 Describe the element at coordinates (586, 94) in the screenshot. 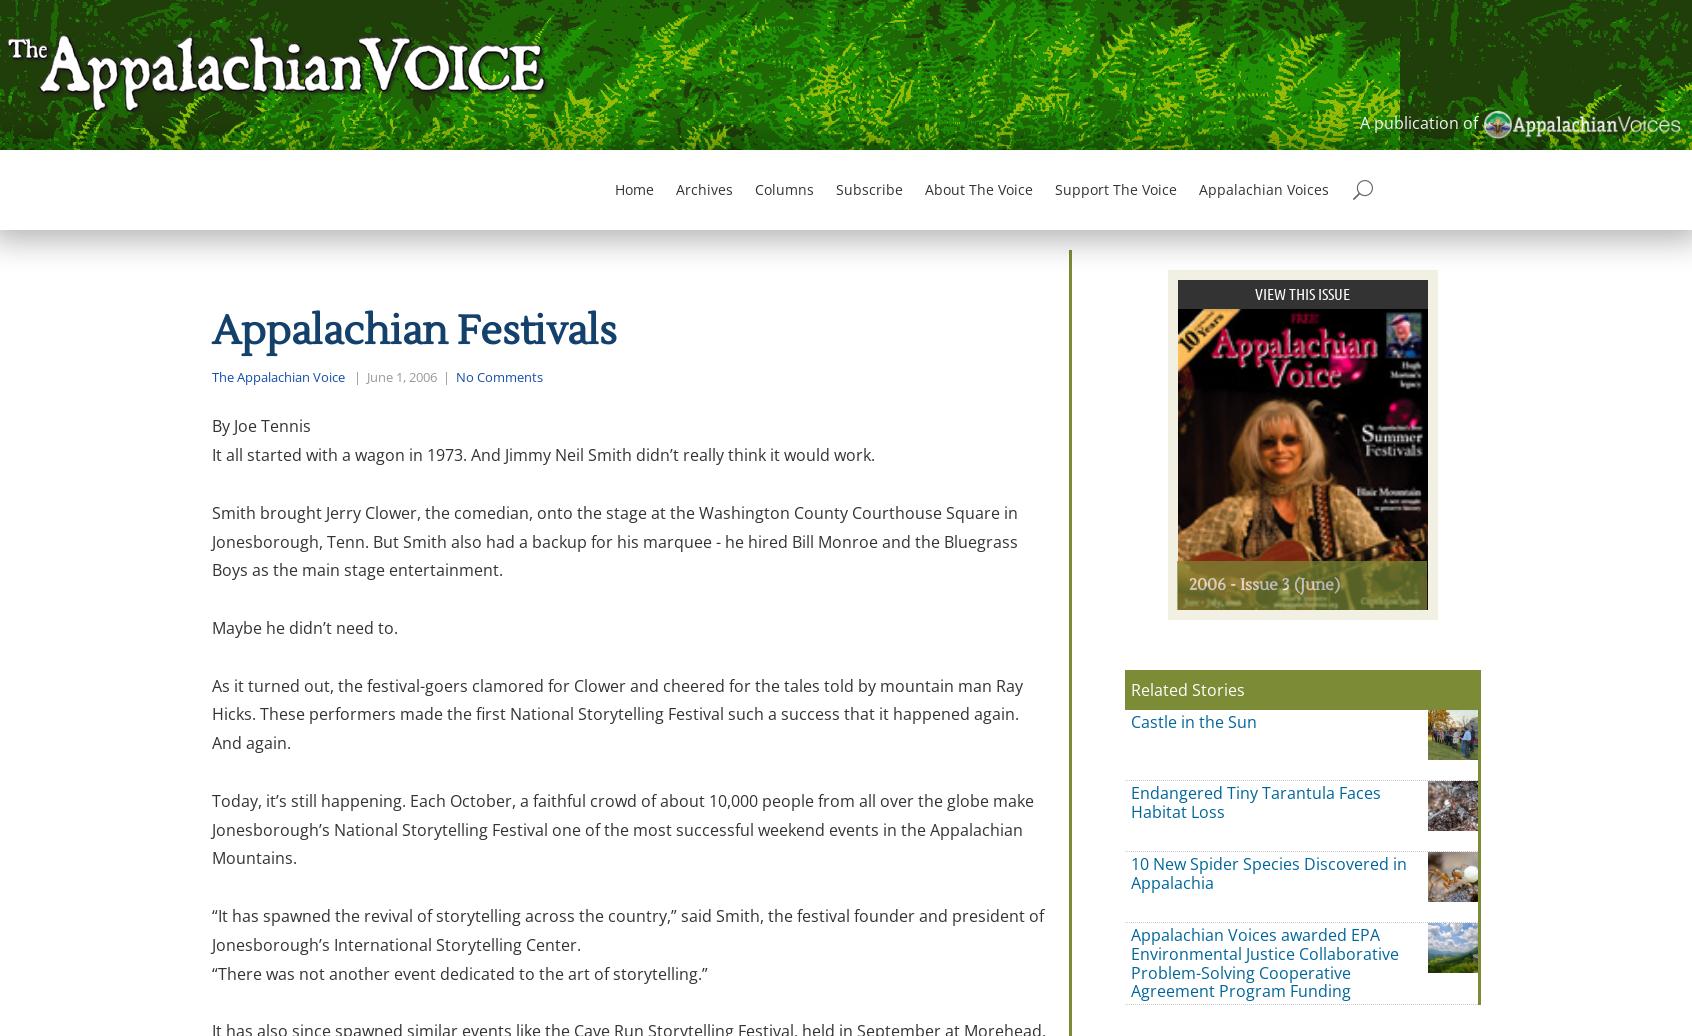

I see `'“At our Maple Festival, we had bad weather. We had snow both days,” said Greer, who helps oversee Whitetop’s festivals. “Our attendance kind of goes with the weather.”'` at that location.